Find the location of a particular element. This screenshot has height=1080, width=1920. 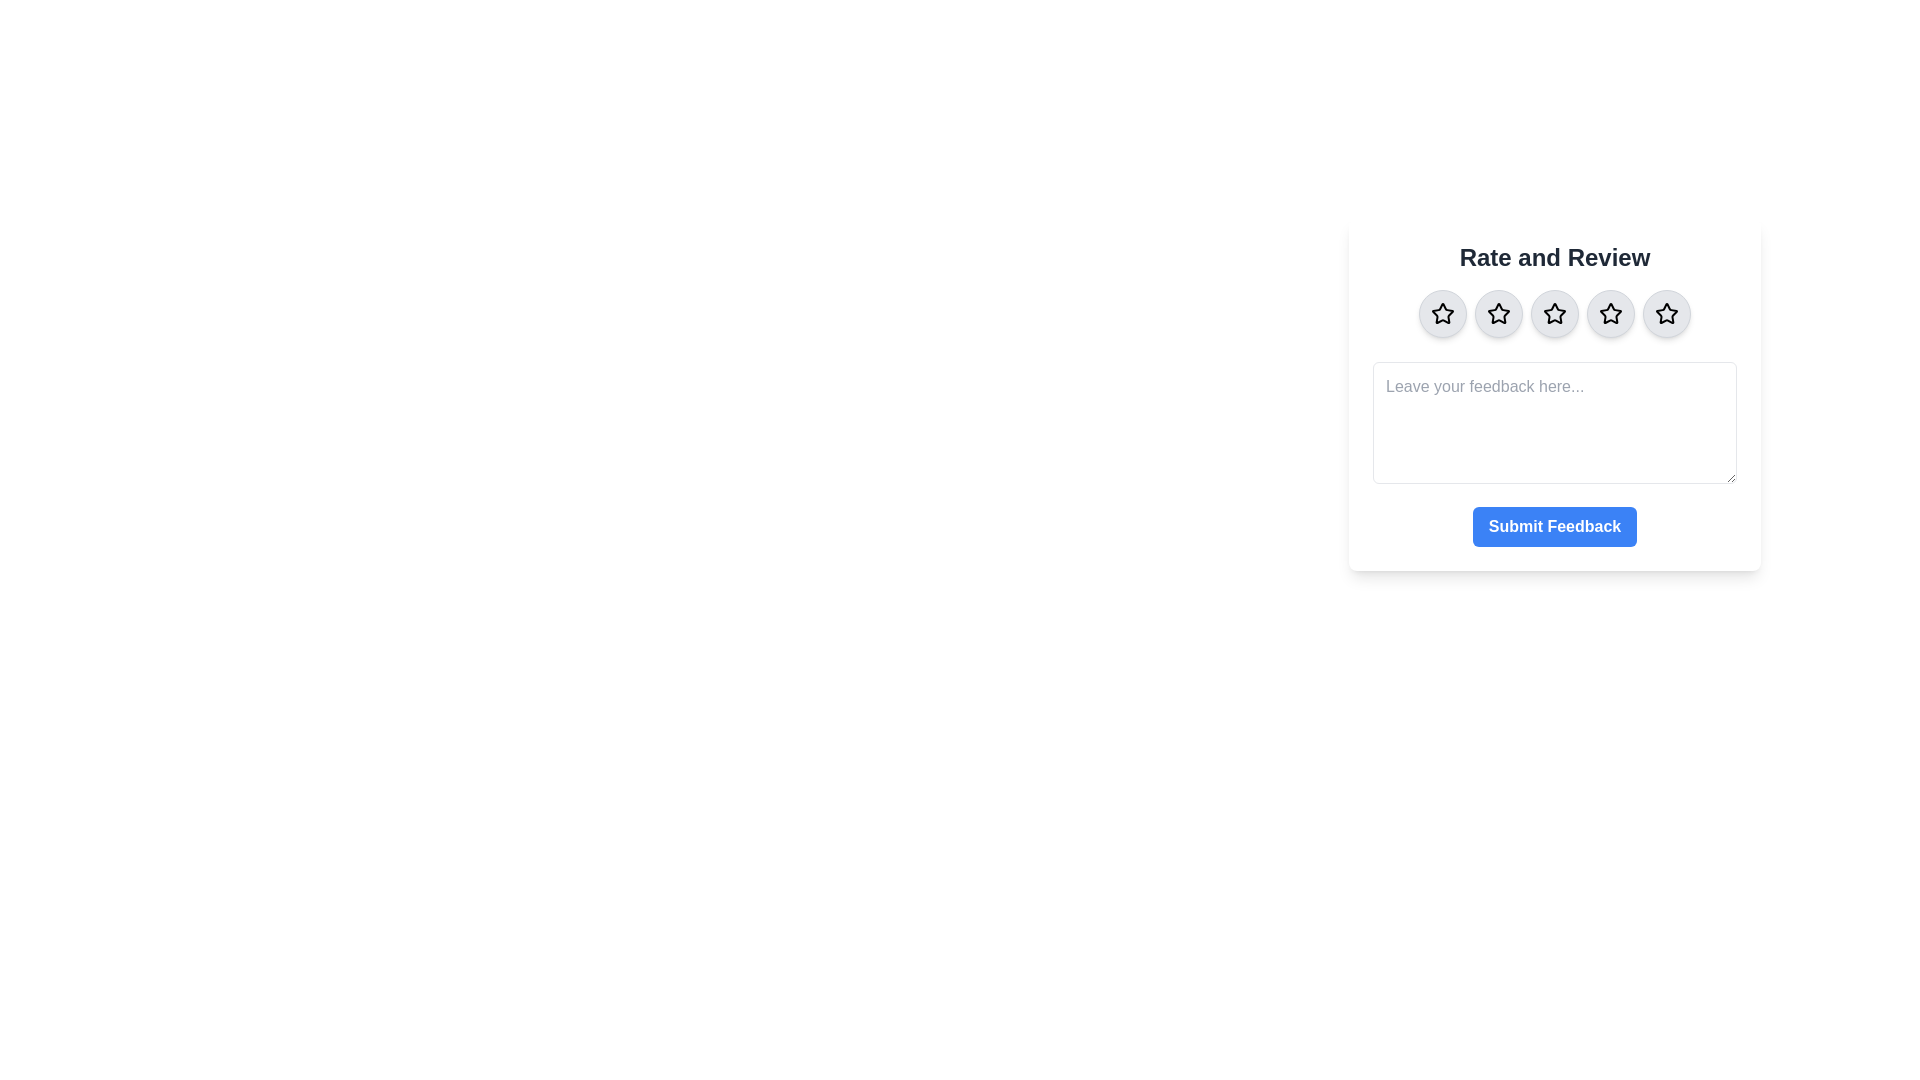

the second star icon in the horizontal row of five, which is styled with a black outline and a light gray background is located at coordinates (1498, 313).